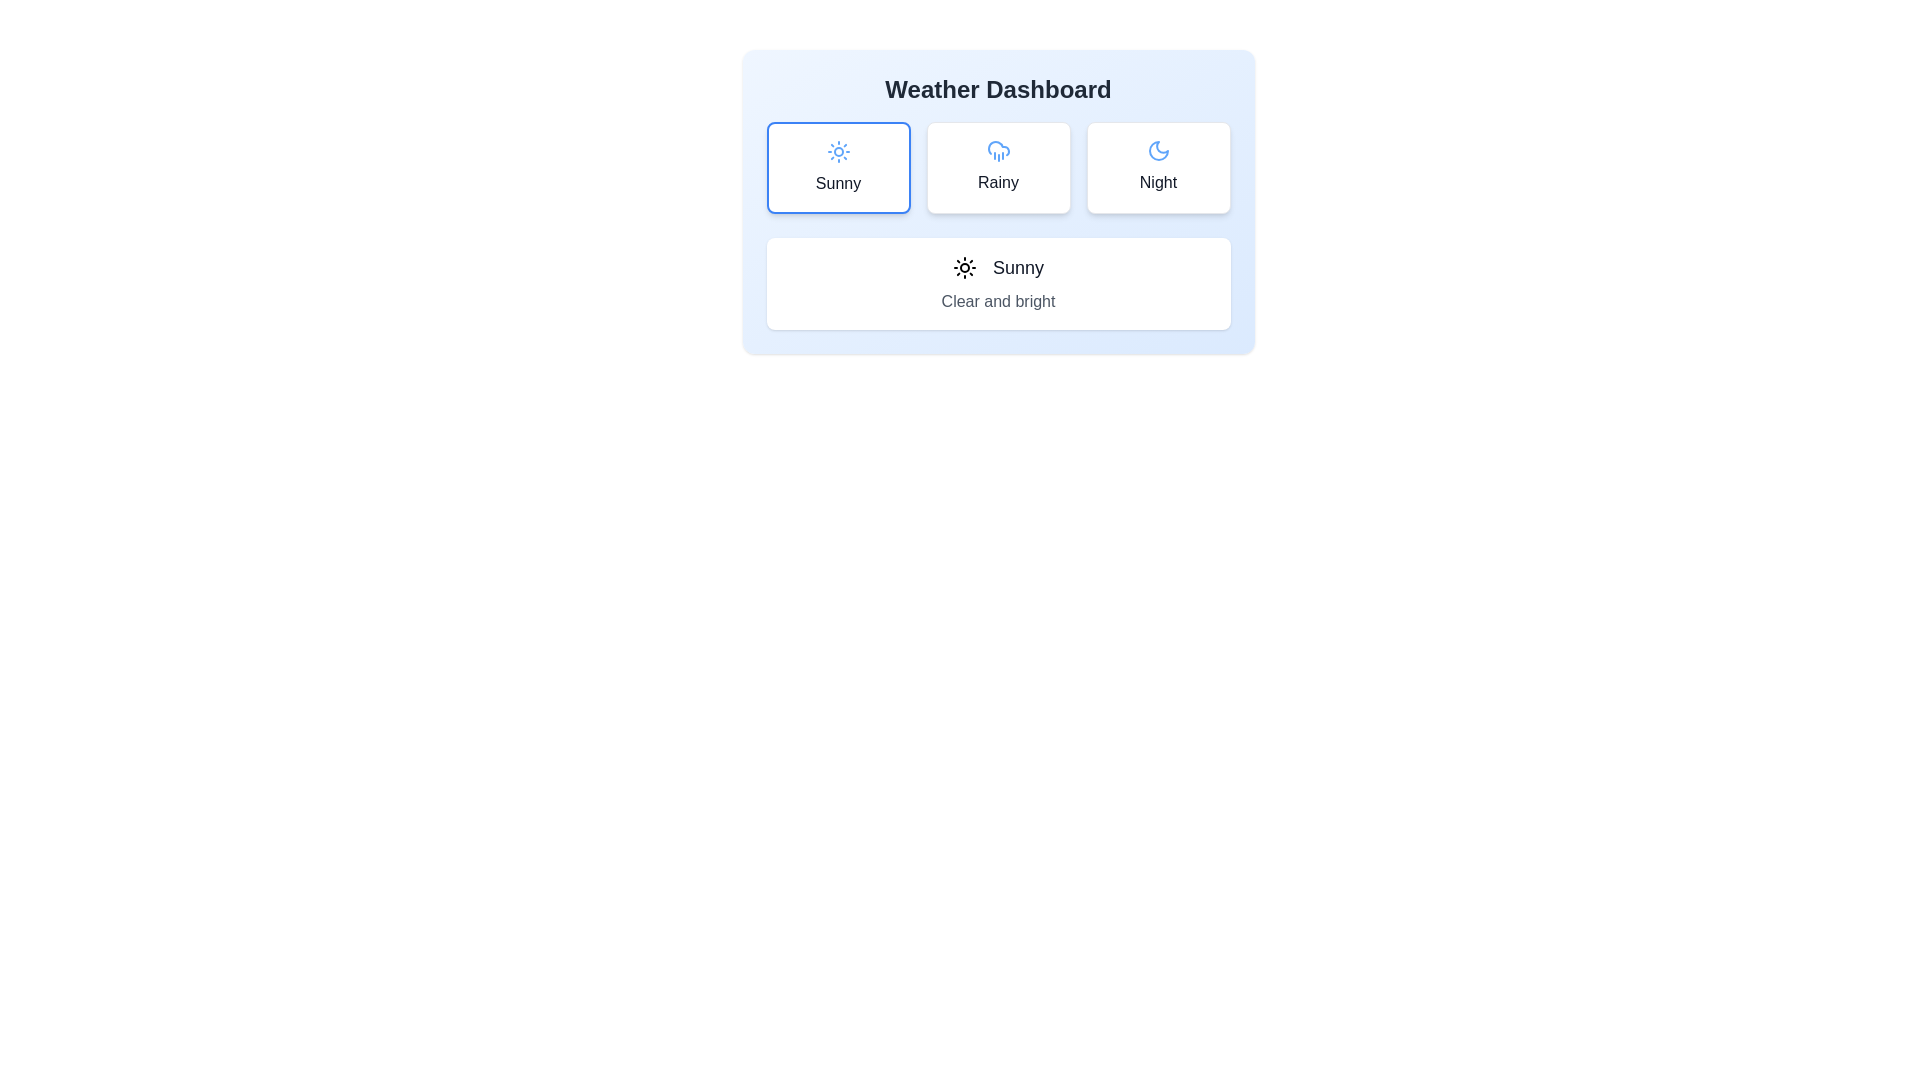  Describe the element at coordinates (998, 88) in the screenshot. I see `heading text 'Weather Dashboard' displayed in bold, large font at the top section of the panel with a soft blue gradient background` at that location.